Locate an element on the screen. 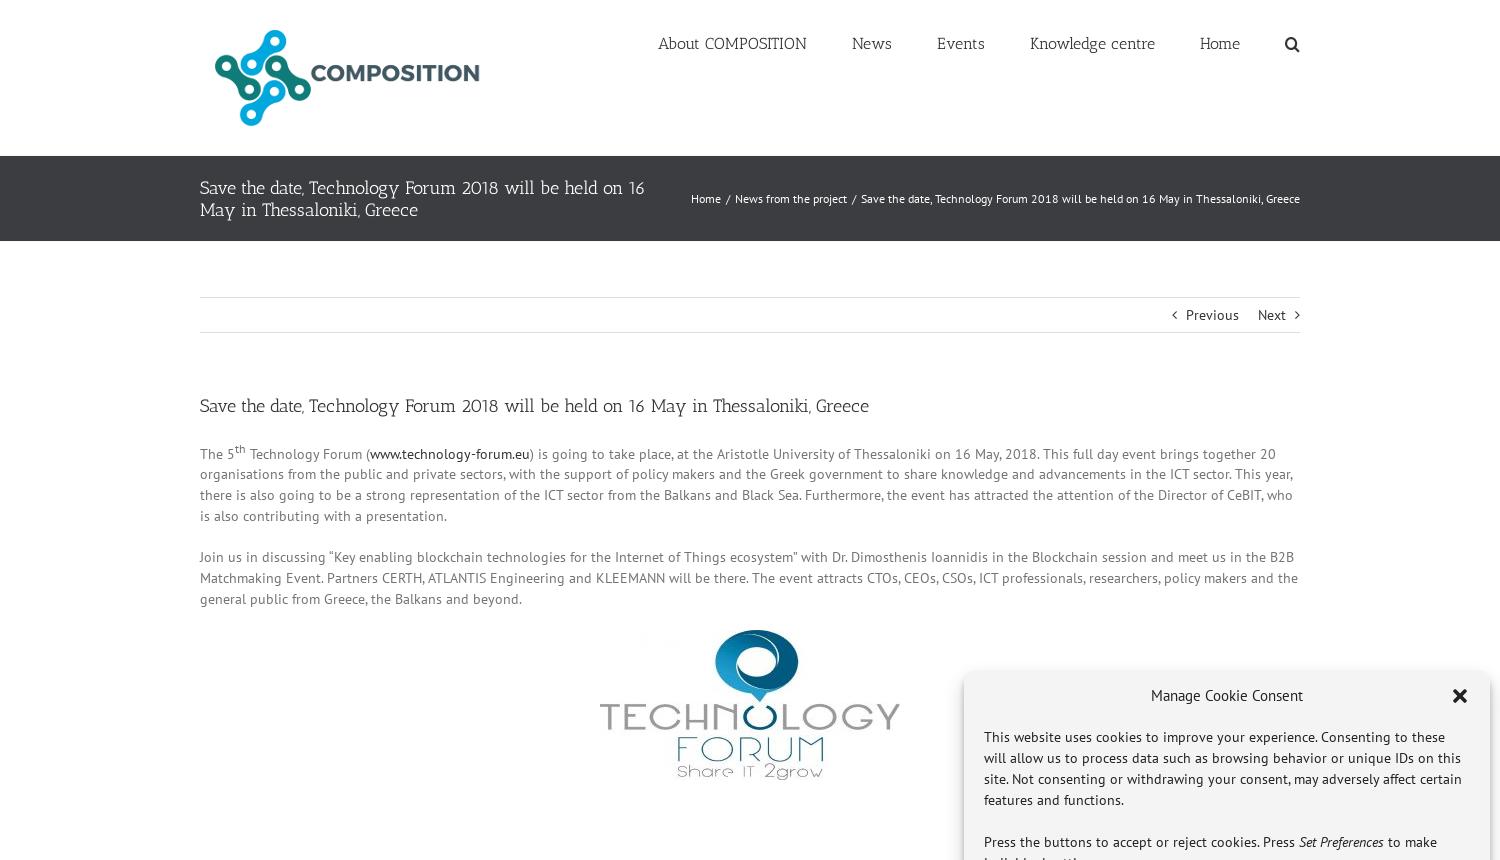  'Presentations' is located at coordinates (1085, 245).